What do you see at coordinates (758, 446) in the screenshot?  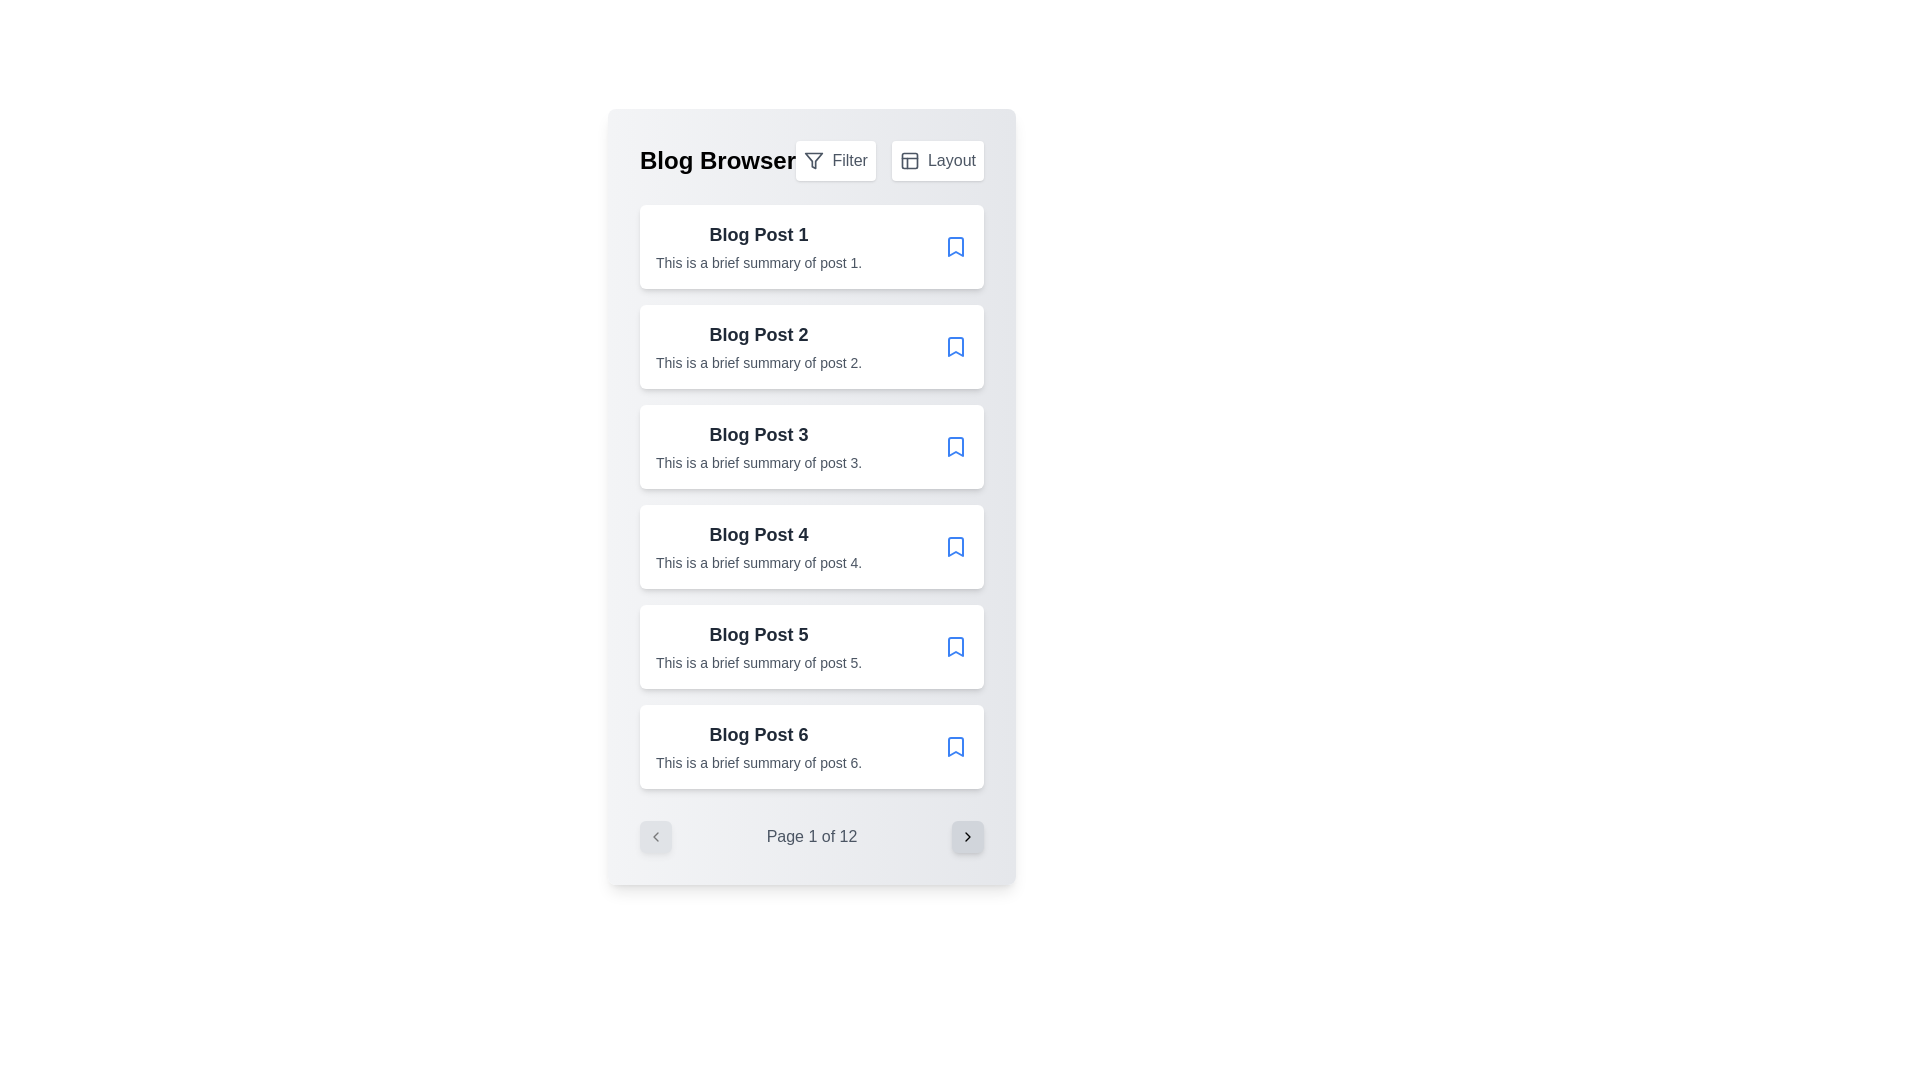 I see `the blog post card element, which is the third item in a vertically stacked list` at bounding box center [758, 446].